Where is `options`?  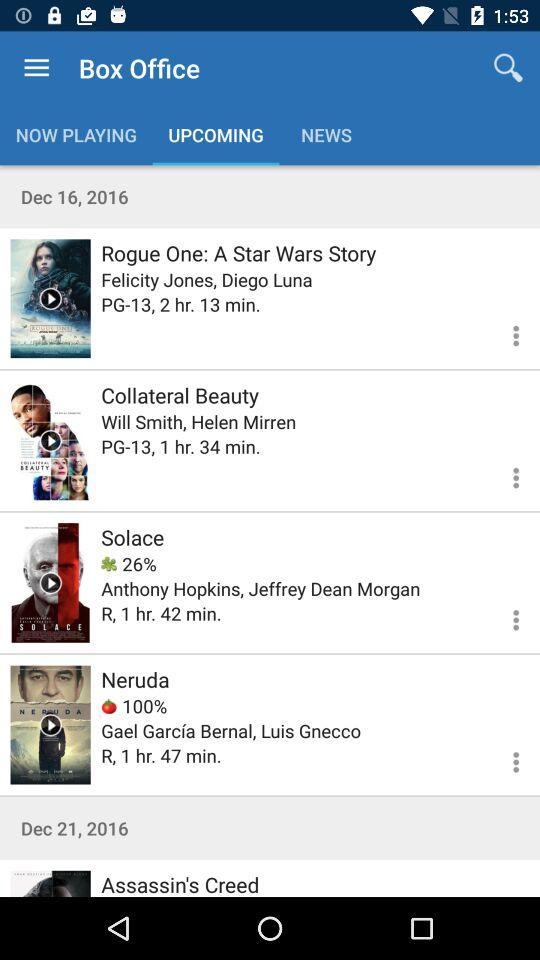
options is located at coordinates (503, 758).